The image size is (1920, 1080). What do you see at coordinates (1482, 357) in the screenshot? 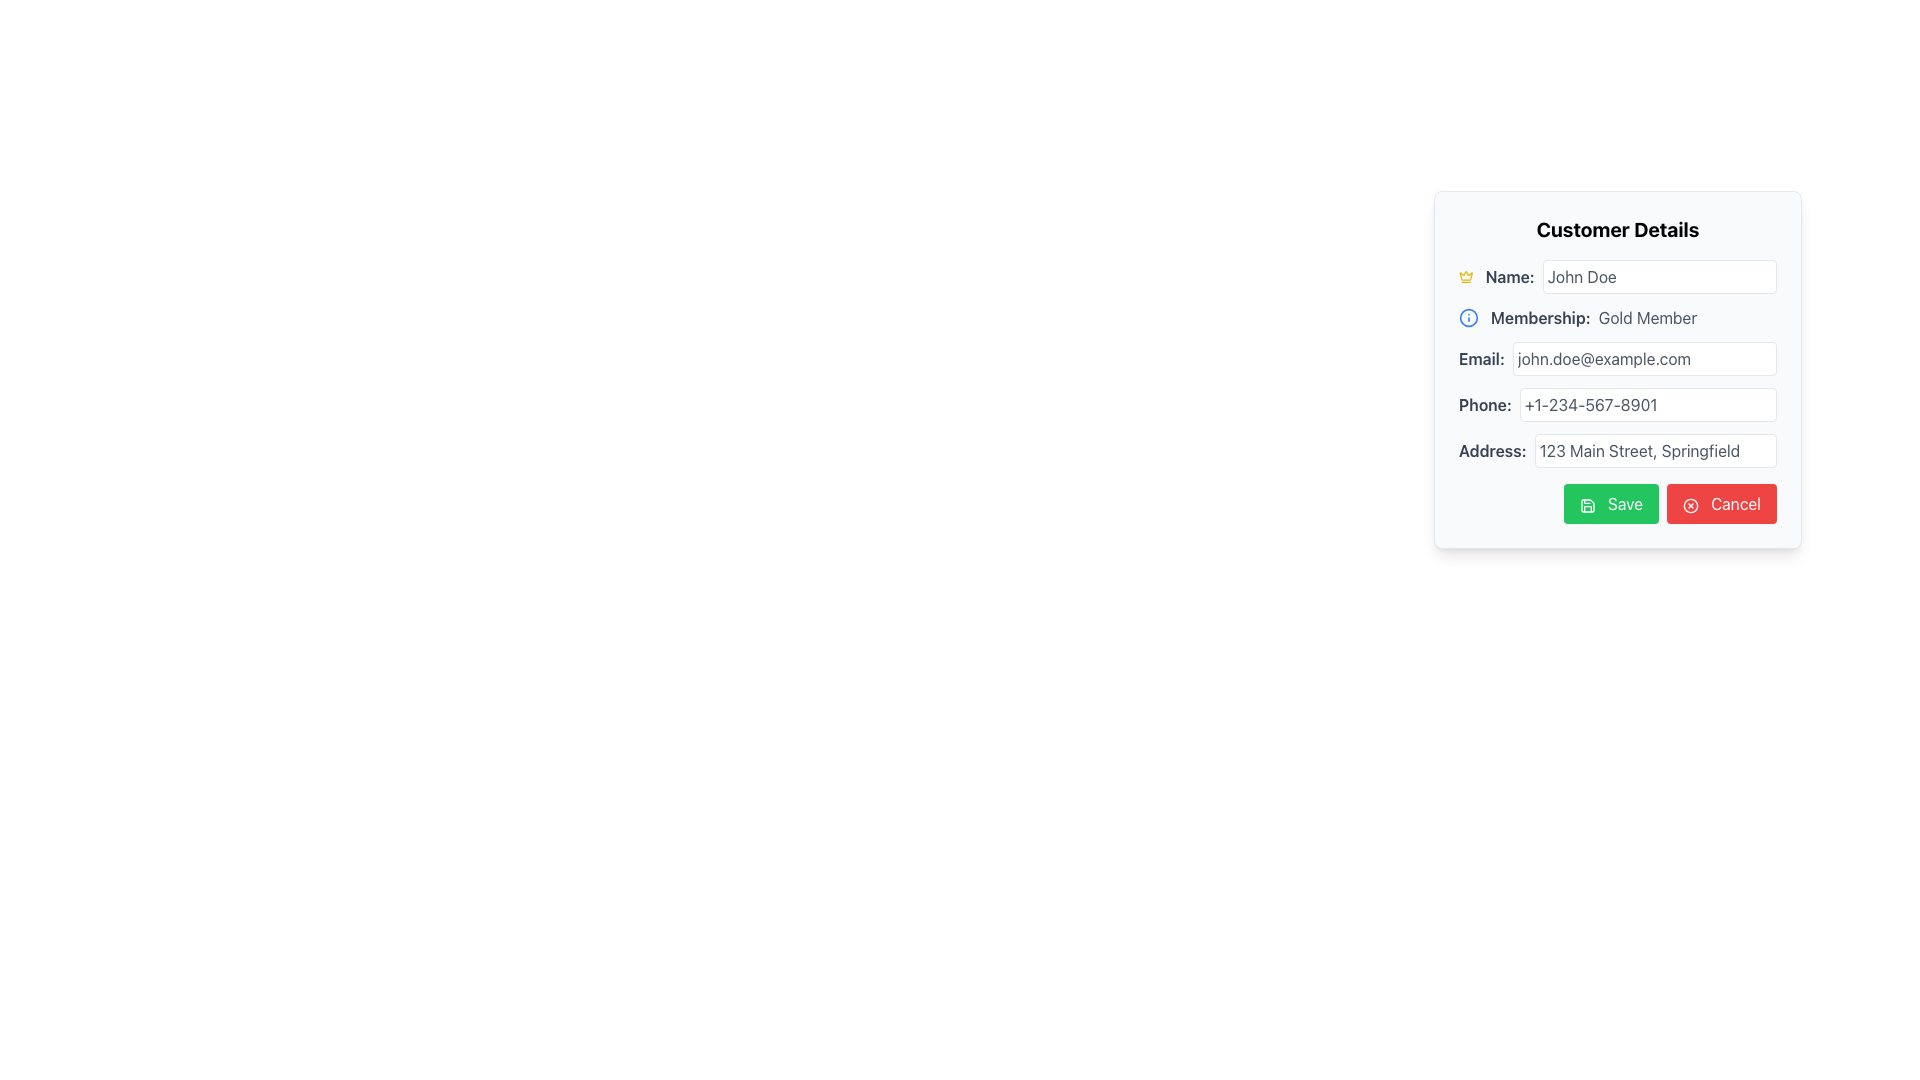
I see `the text label that provides contextual information for the adjacent email input field in the 'Customer Details' section` at bounding box center [1482, 357].